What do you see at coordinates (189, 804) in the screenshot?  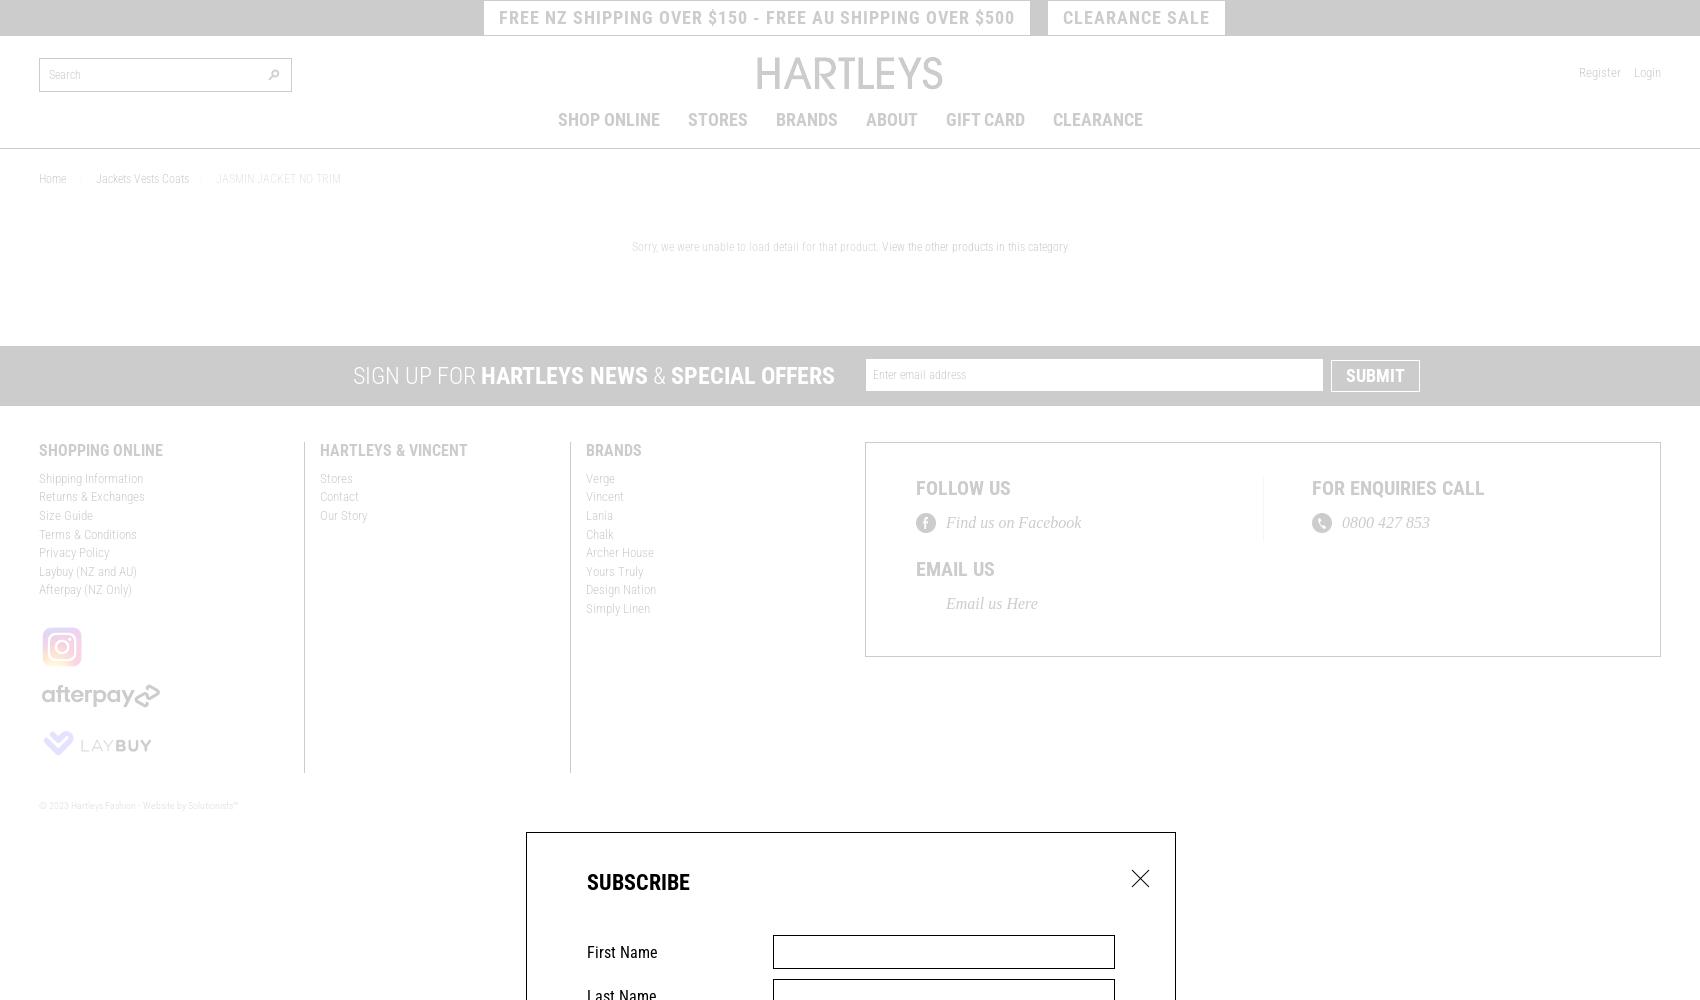 I see `'Website by Solutionists™'` at bounding box center [189, 804].